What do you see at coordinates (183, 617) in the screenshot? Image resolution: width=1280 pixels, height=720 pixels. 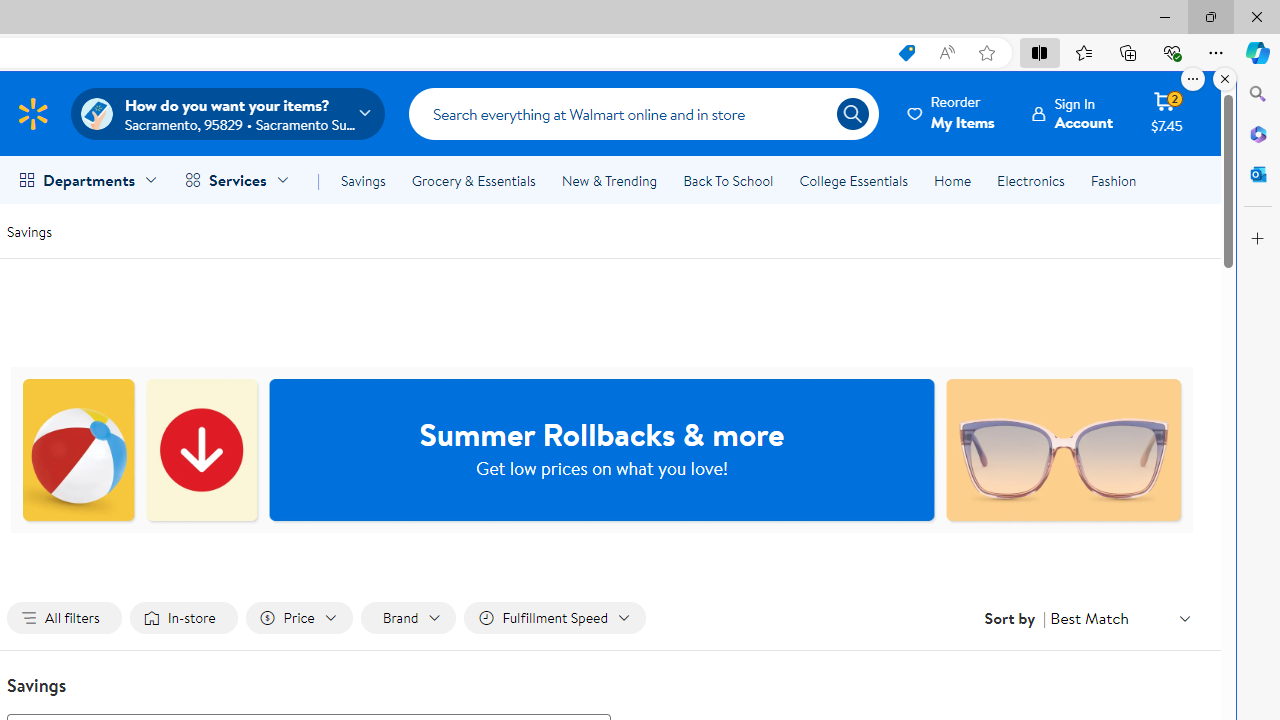 I see `'Filter by In-store'` at bounding box center [183, 617].